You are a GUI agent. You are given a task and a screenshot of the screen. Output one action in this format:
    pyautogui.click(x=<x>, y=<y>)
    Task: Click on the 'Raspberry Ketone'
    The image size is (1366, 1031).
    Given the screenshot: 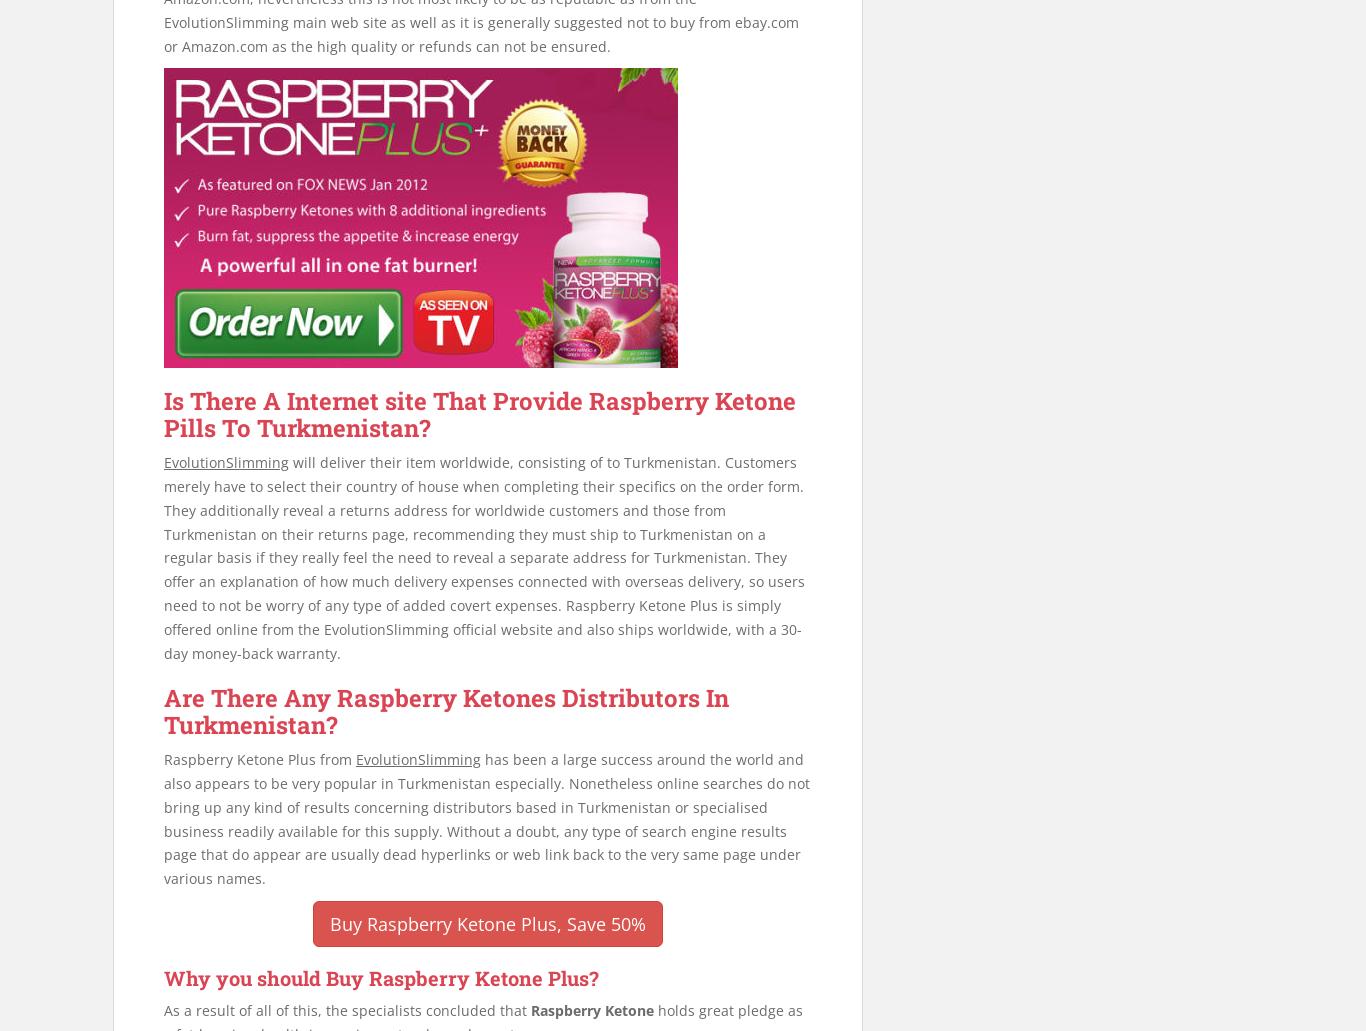 What is the action you would take?
    pyautogui.click(x=530, y=1009)
    